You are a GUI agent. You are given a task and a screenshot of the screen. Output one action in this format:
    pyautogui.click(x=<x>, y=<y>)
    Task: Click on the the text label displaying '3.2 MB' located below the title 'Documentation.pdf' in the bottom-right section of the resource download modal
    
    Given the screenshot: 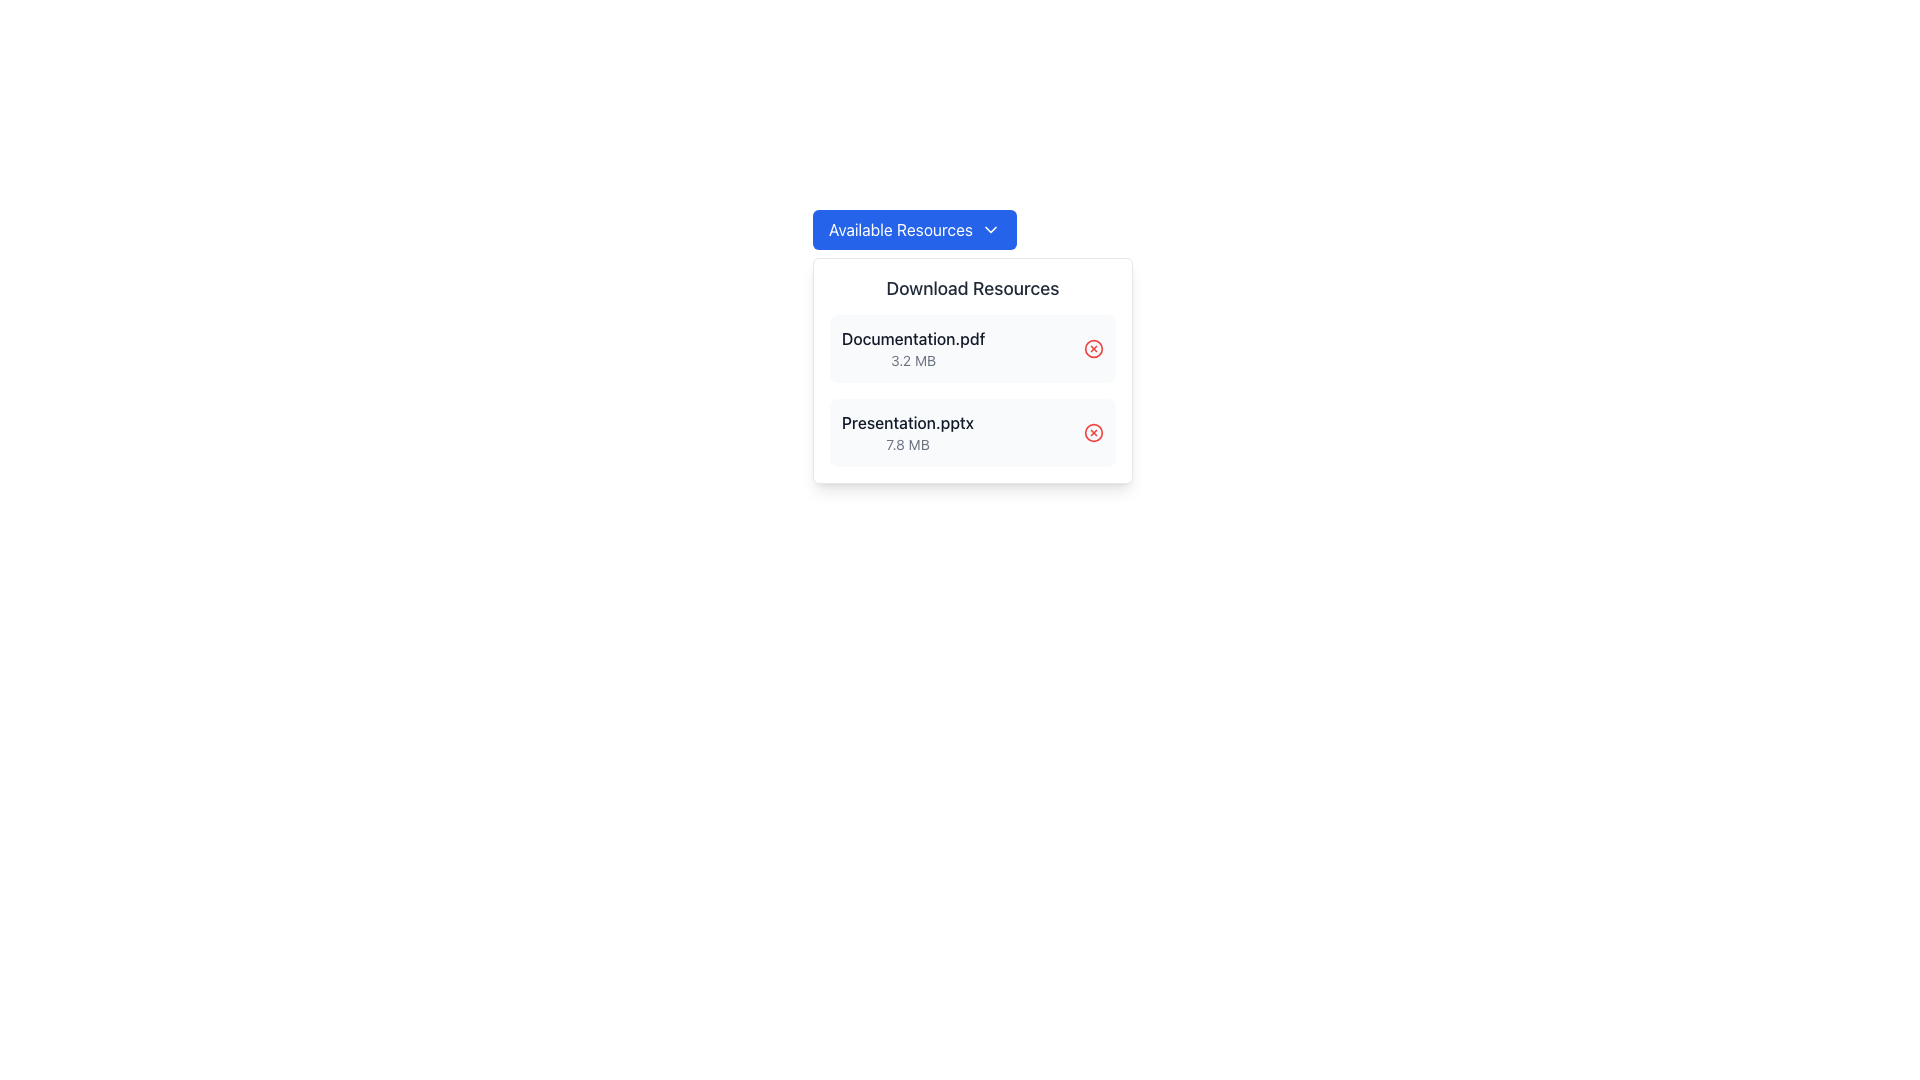 What is the action you would take?
    pyautogui.click(x=912, y=361)
    